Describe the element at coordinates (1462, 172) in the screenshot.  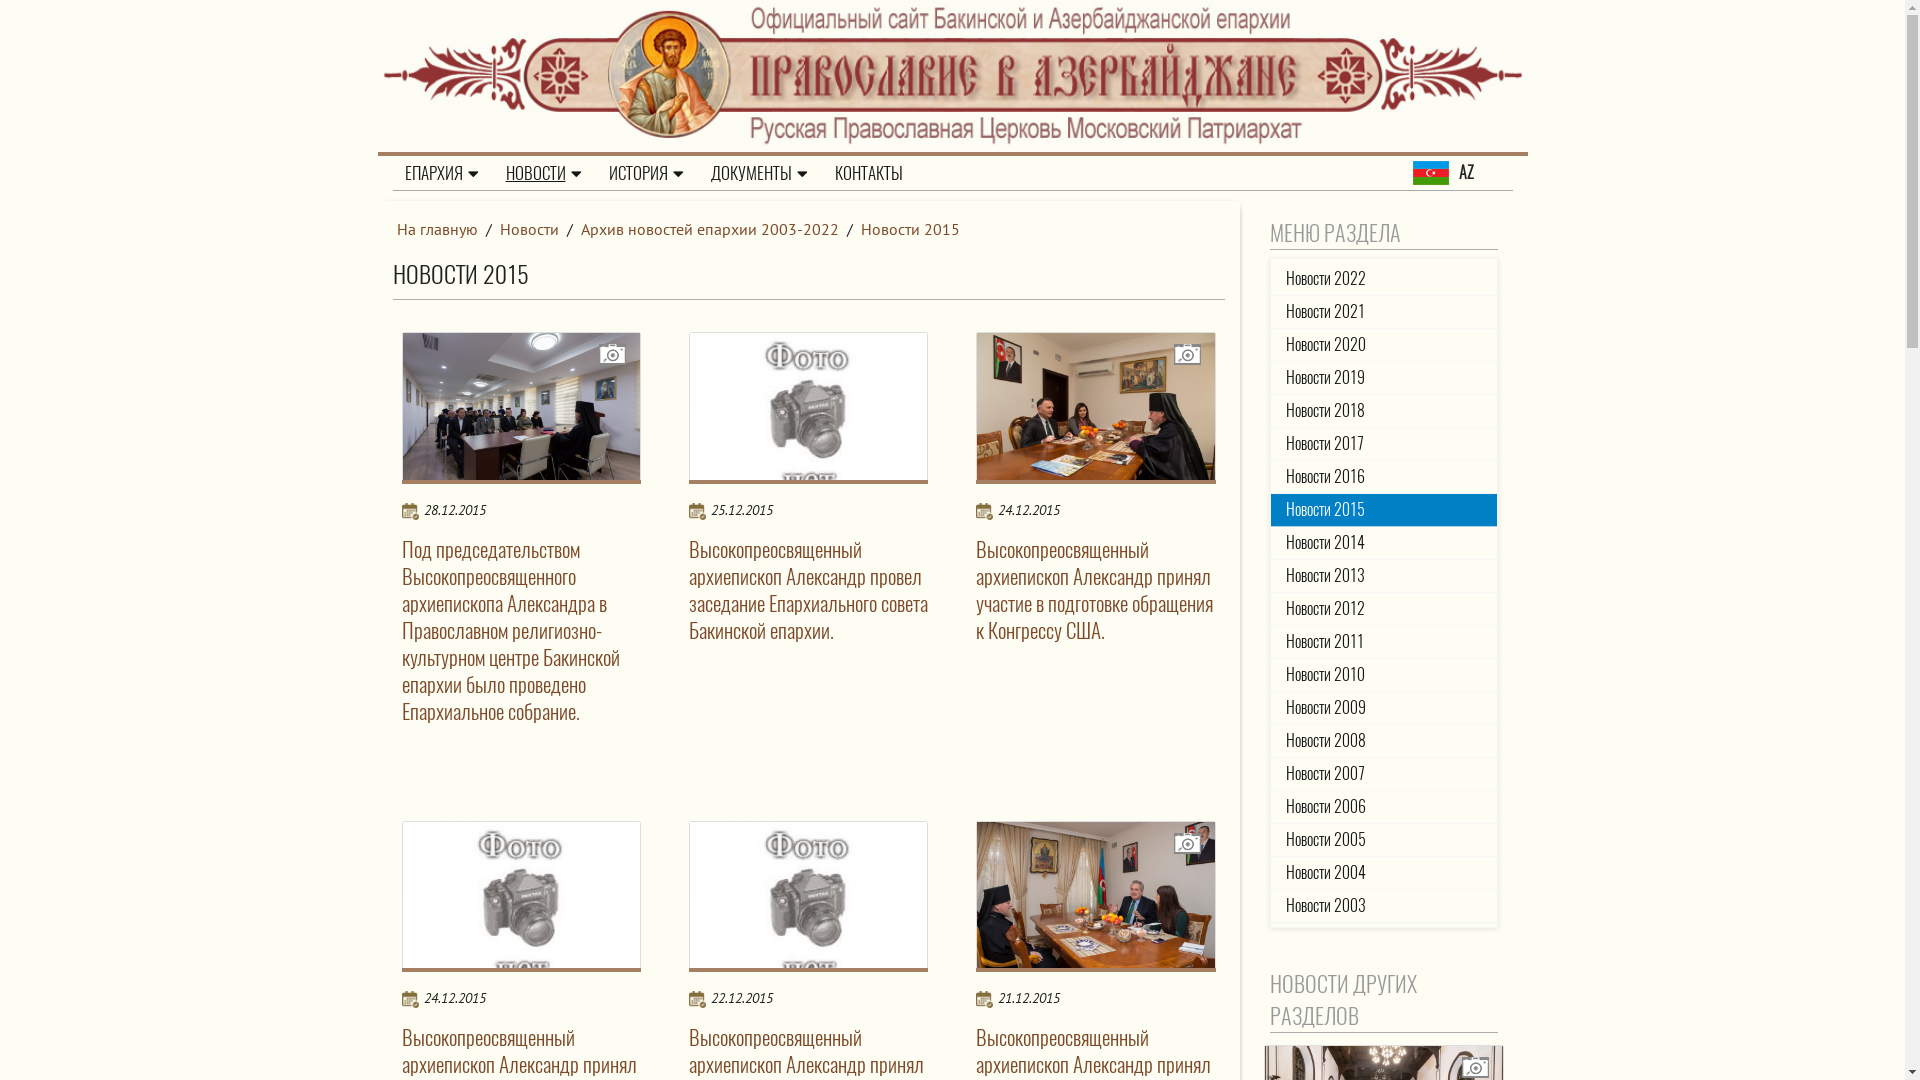
I see `'AZ'` at that location.